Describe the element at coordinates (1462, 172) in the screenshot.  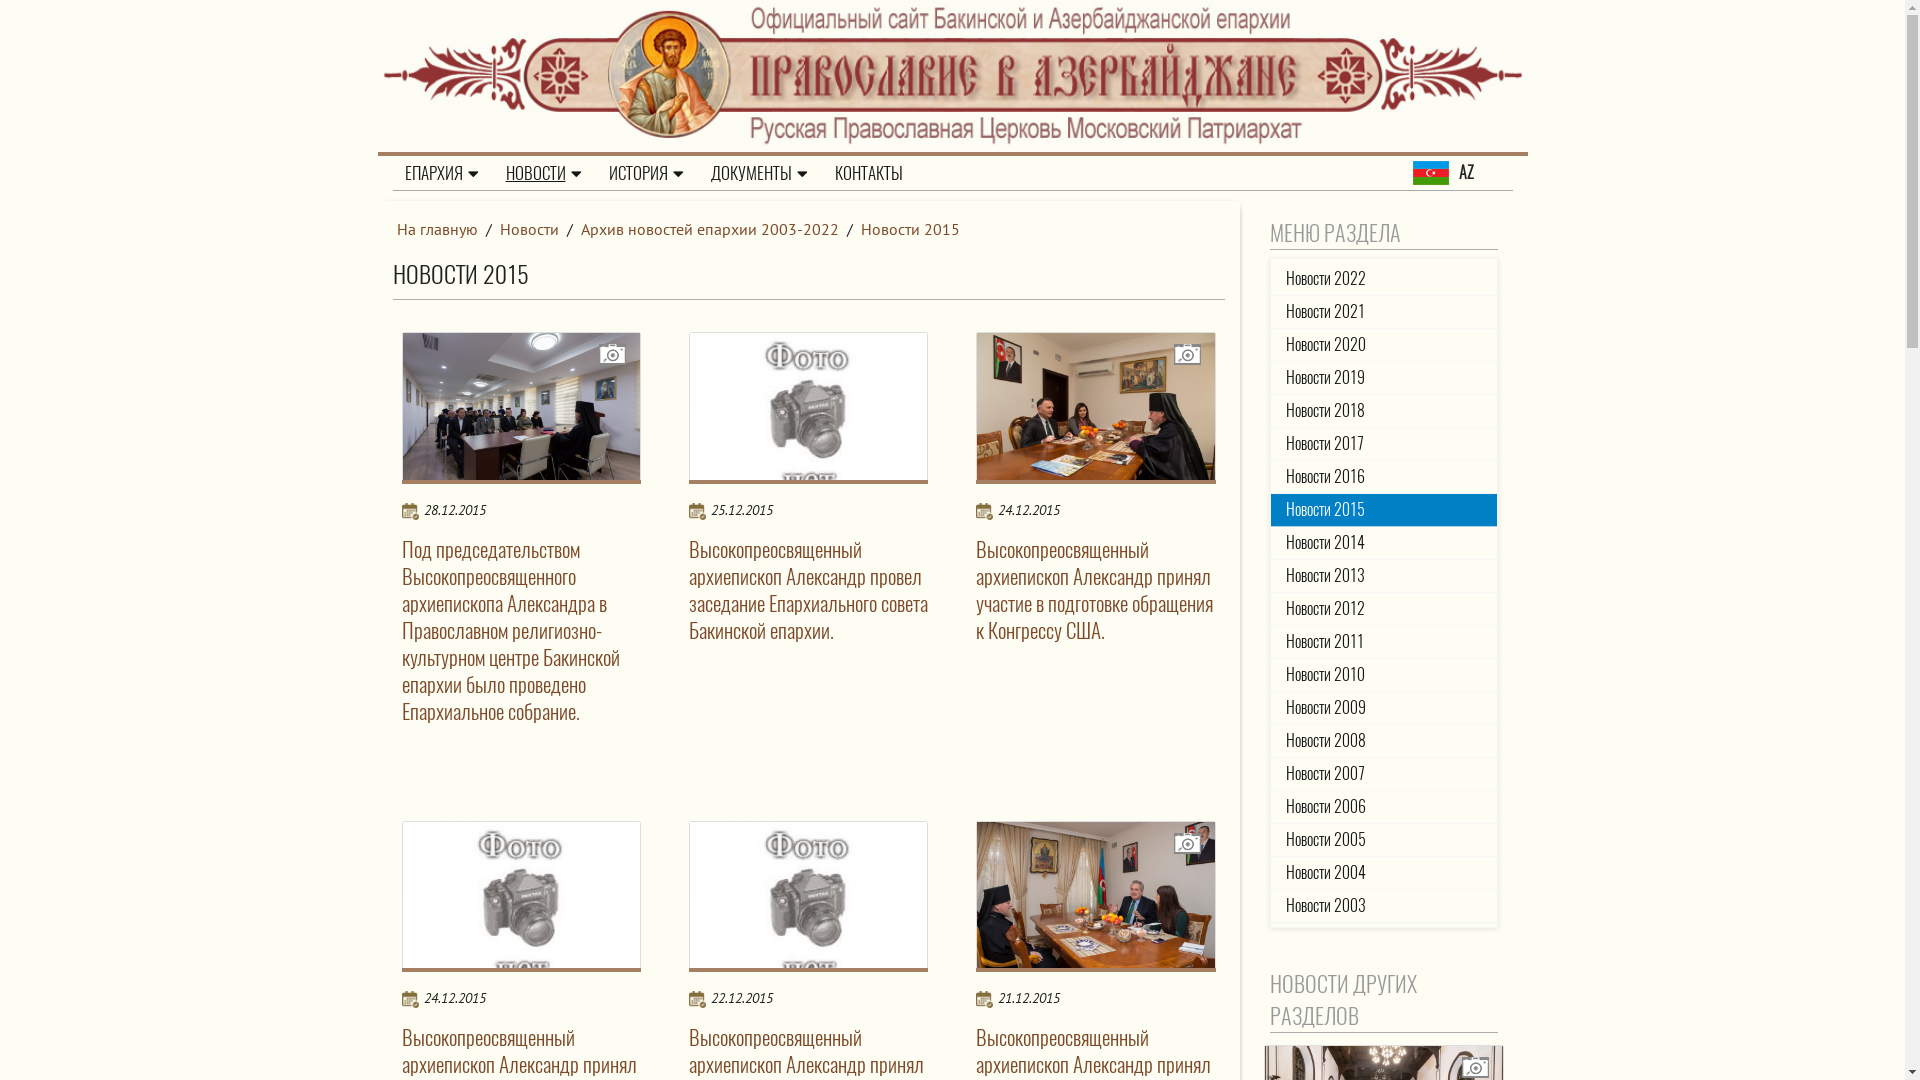
I see `'AZ'` at that location.